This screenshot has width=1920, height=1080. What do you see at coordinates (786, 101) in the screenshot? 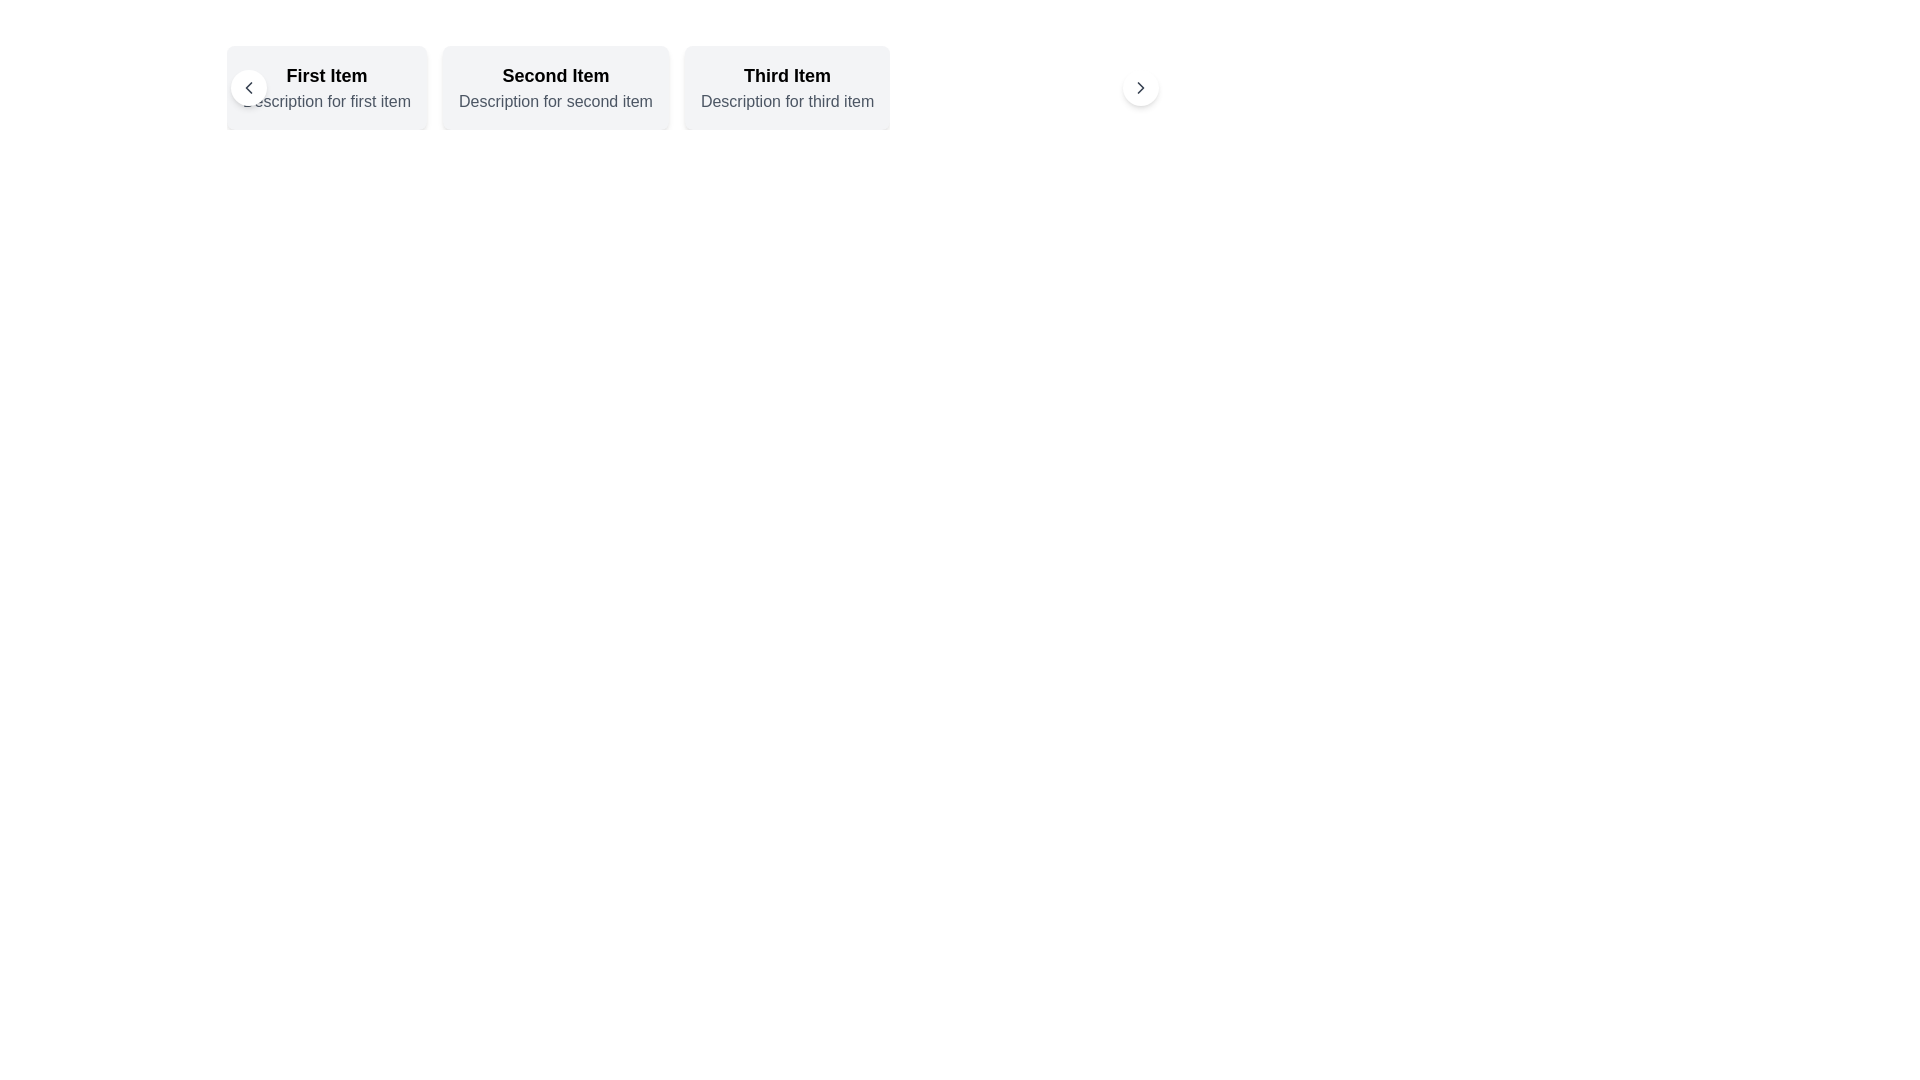
I see `the descriptive text label located under the 'Third Item' title to trigger the tooltip or interaction` at bounding box center [786, 101].